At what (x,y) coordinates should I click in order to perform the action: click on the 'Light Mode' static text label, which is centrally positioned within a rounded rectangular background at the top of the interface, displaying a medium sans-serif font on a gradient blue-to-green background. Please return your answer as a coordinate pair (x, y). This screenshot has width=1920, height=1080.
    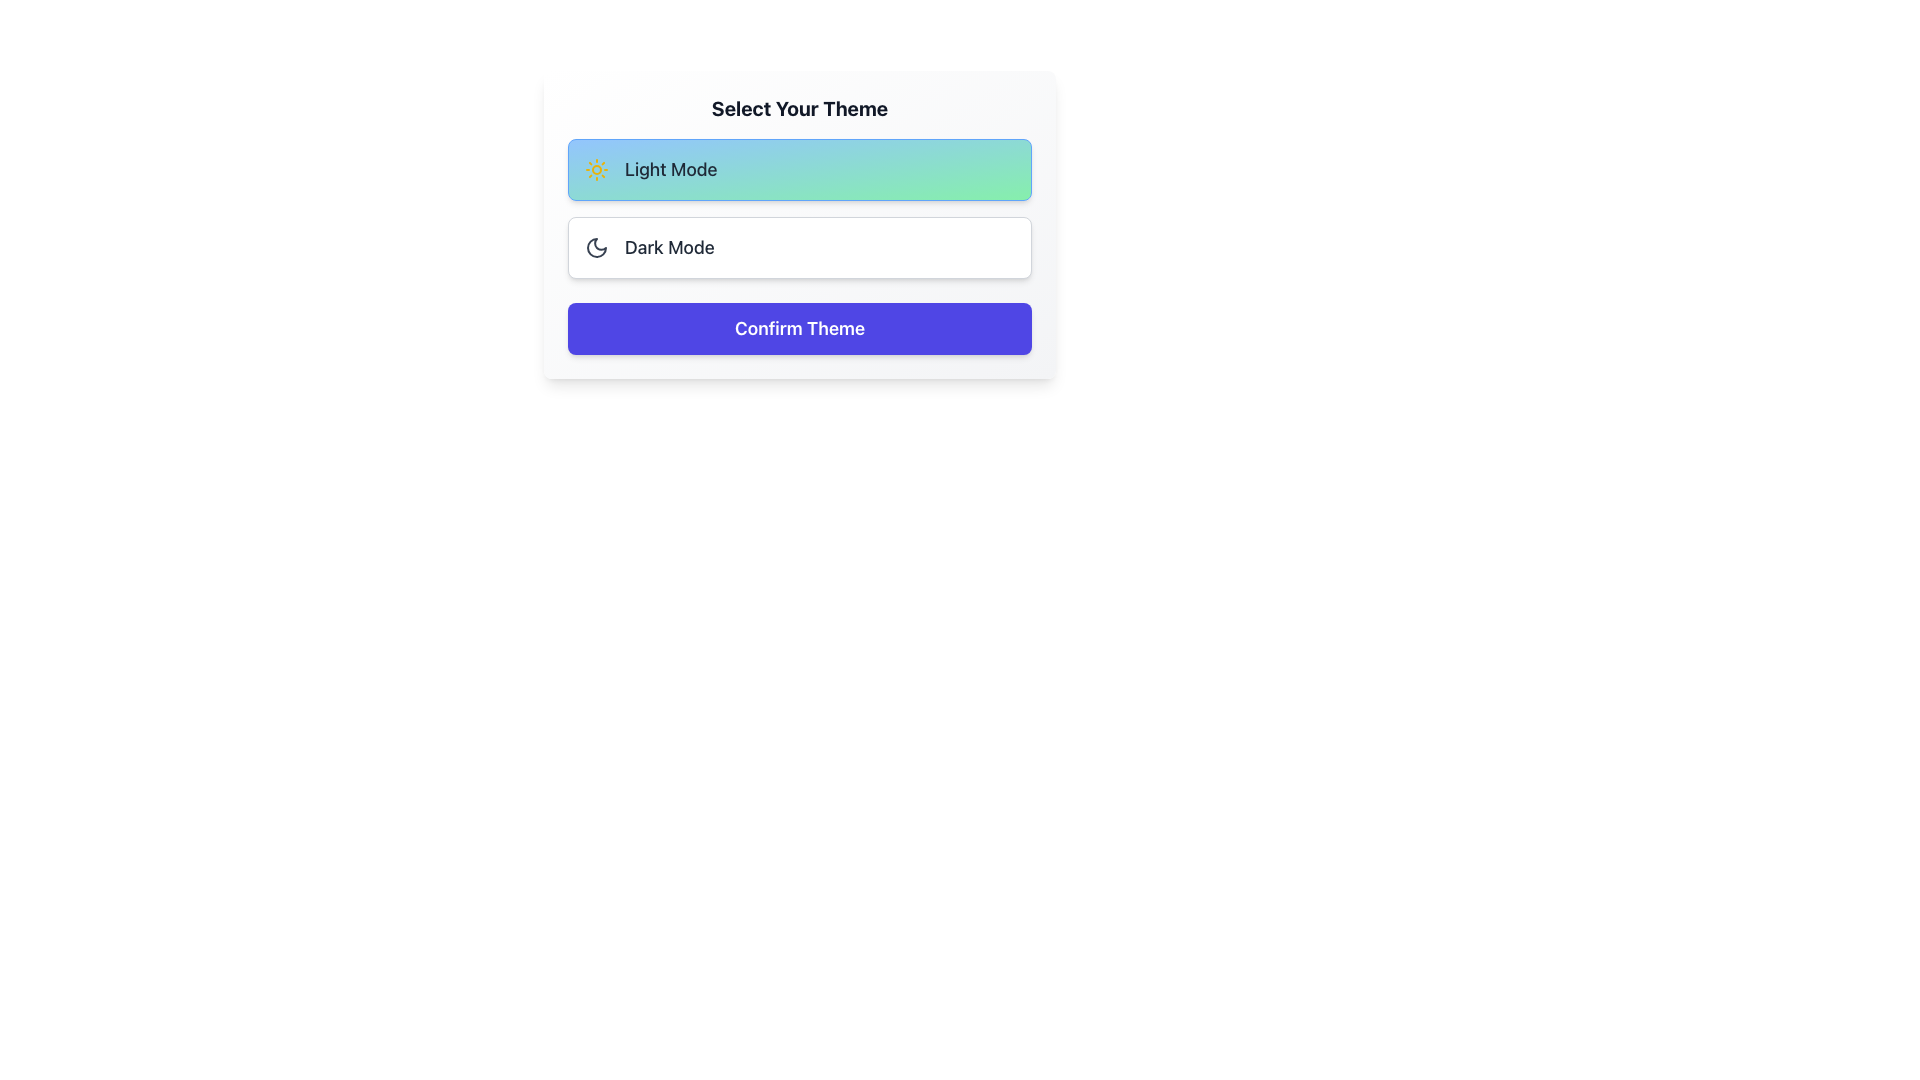
    Looking at the image, I should click on (671, 168).